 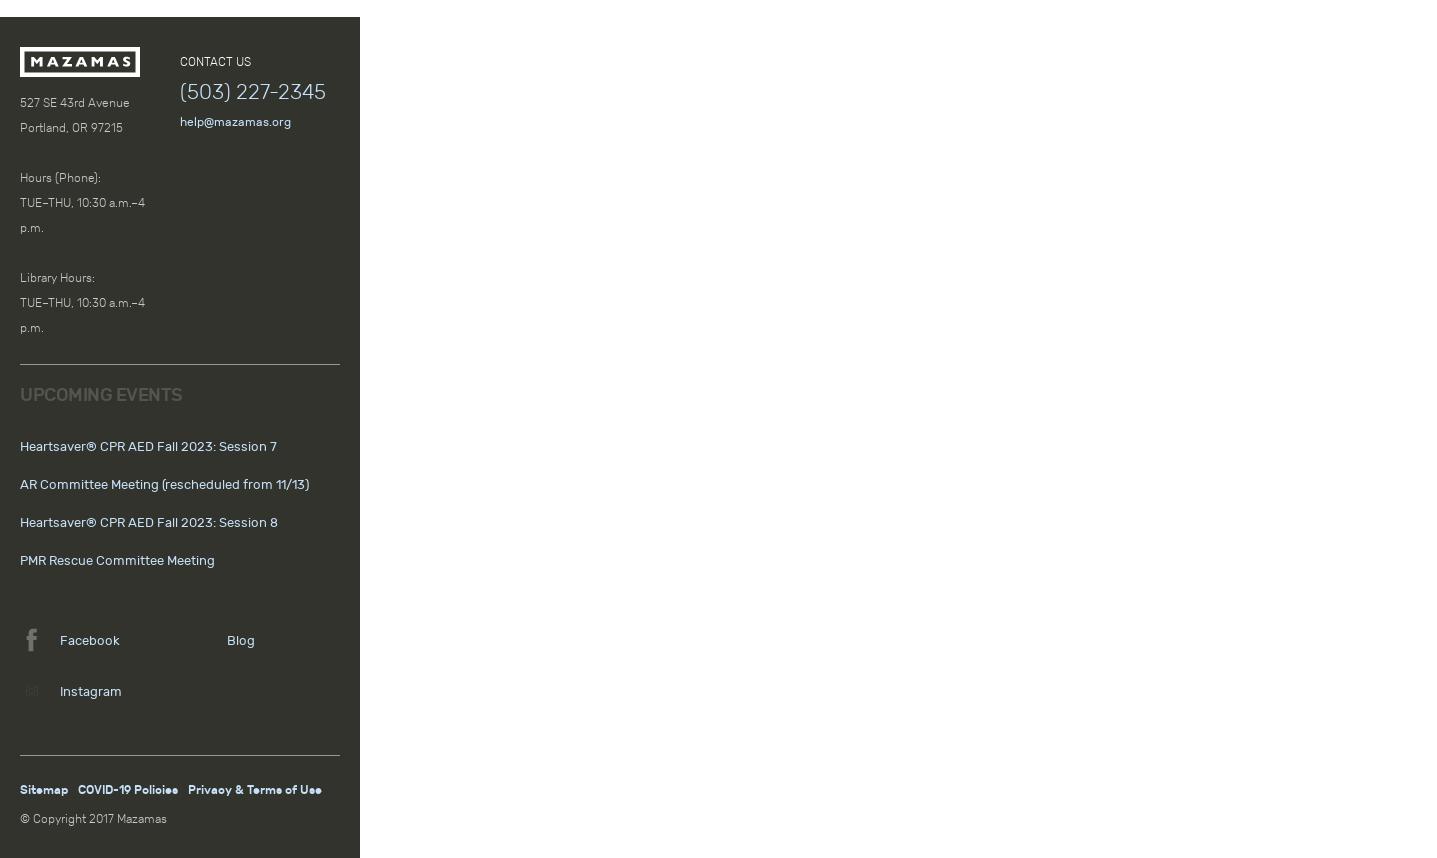 What do you see at coordinates (42, 789) in the screenshot?
I see `'Sitemap'` at bounding box center [42, 789].